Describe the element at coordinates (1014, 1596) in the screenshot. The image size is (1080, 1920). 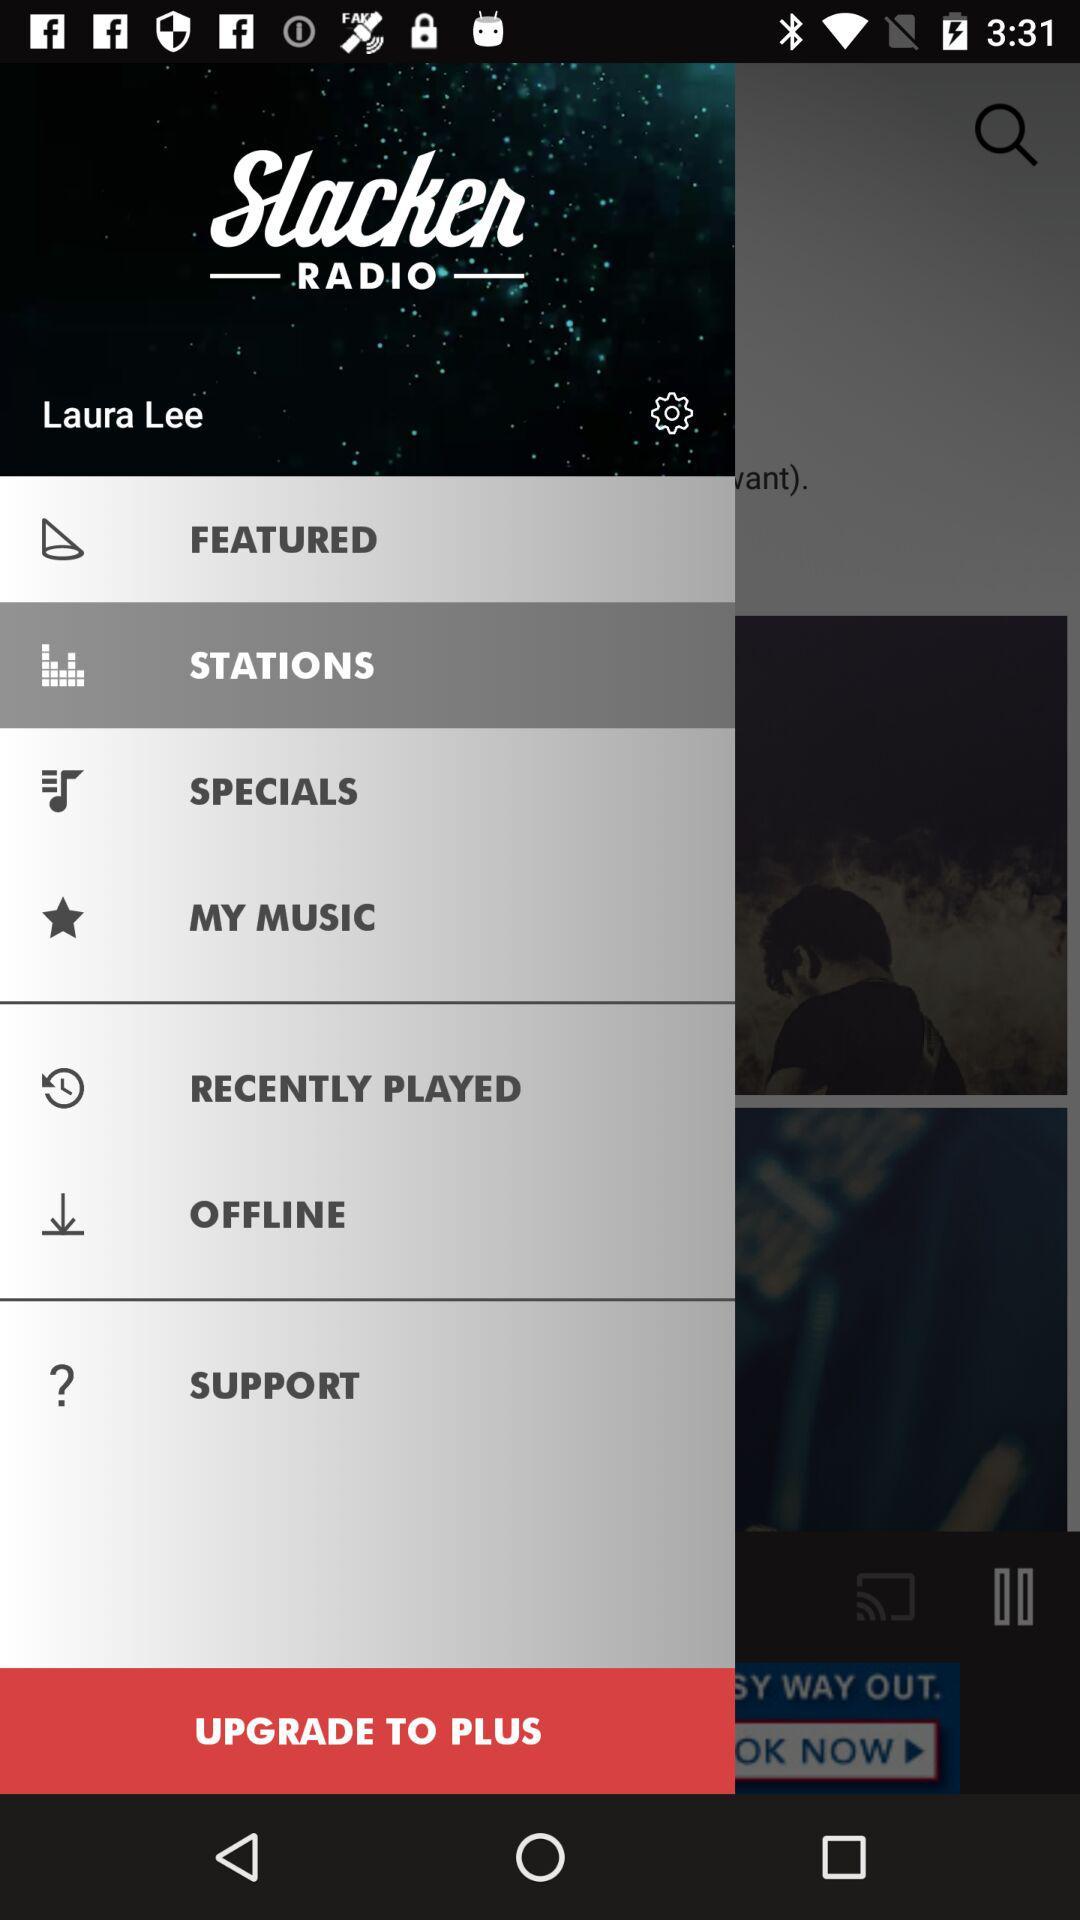
I see `the pause icon` at that location.